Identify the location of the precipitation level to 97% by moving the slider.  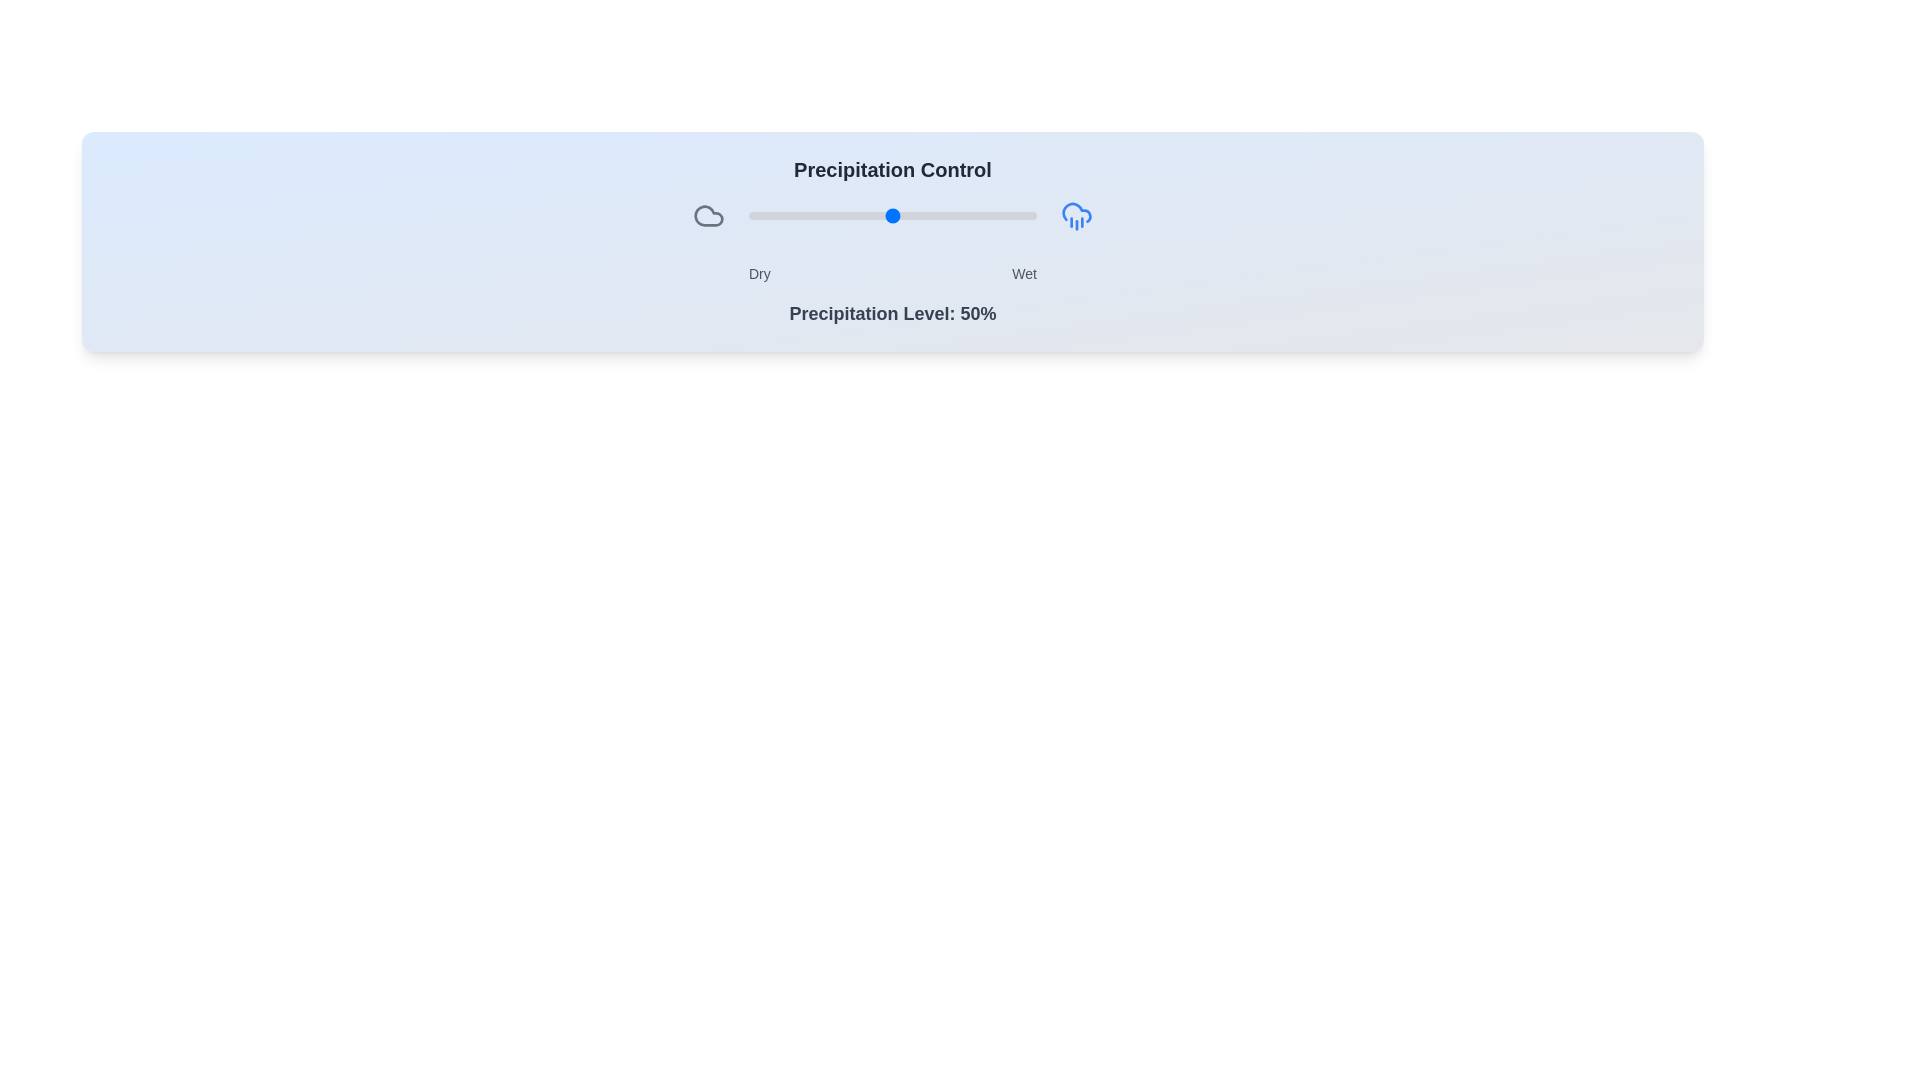
(1028, 216).